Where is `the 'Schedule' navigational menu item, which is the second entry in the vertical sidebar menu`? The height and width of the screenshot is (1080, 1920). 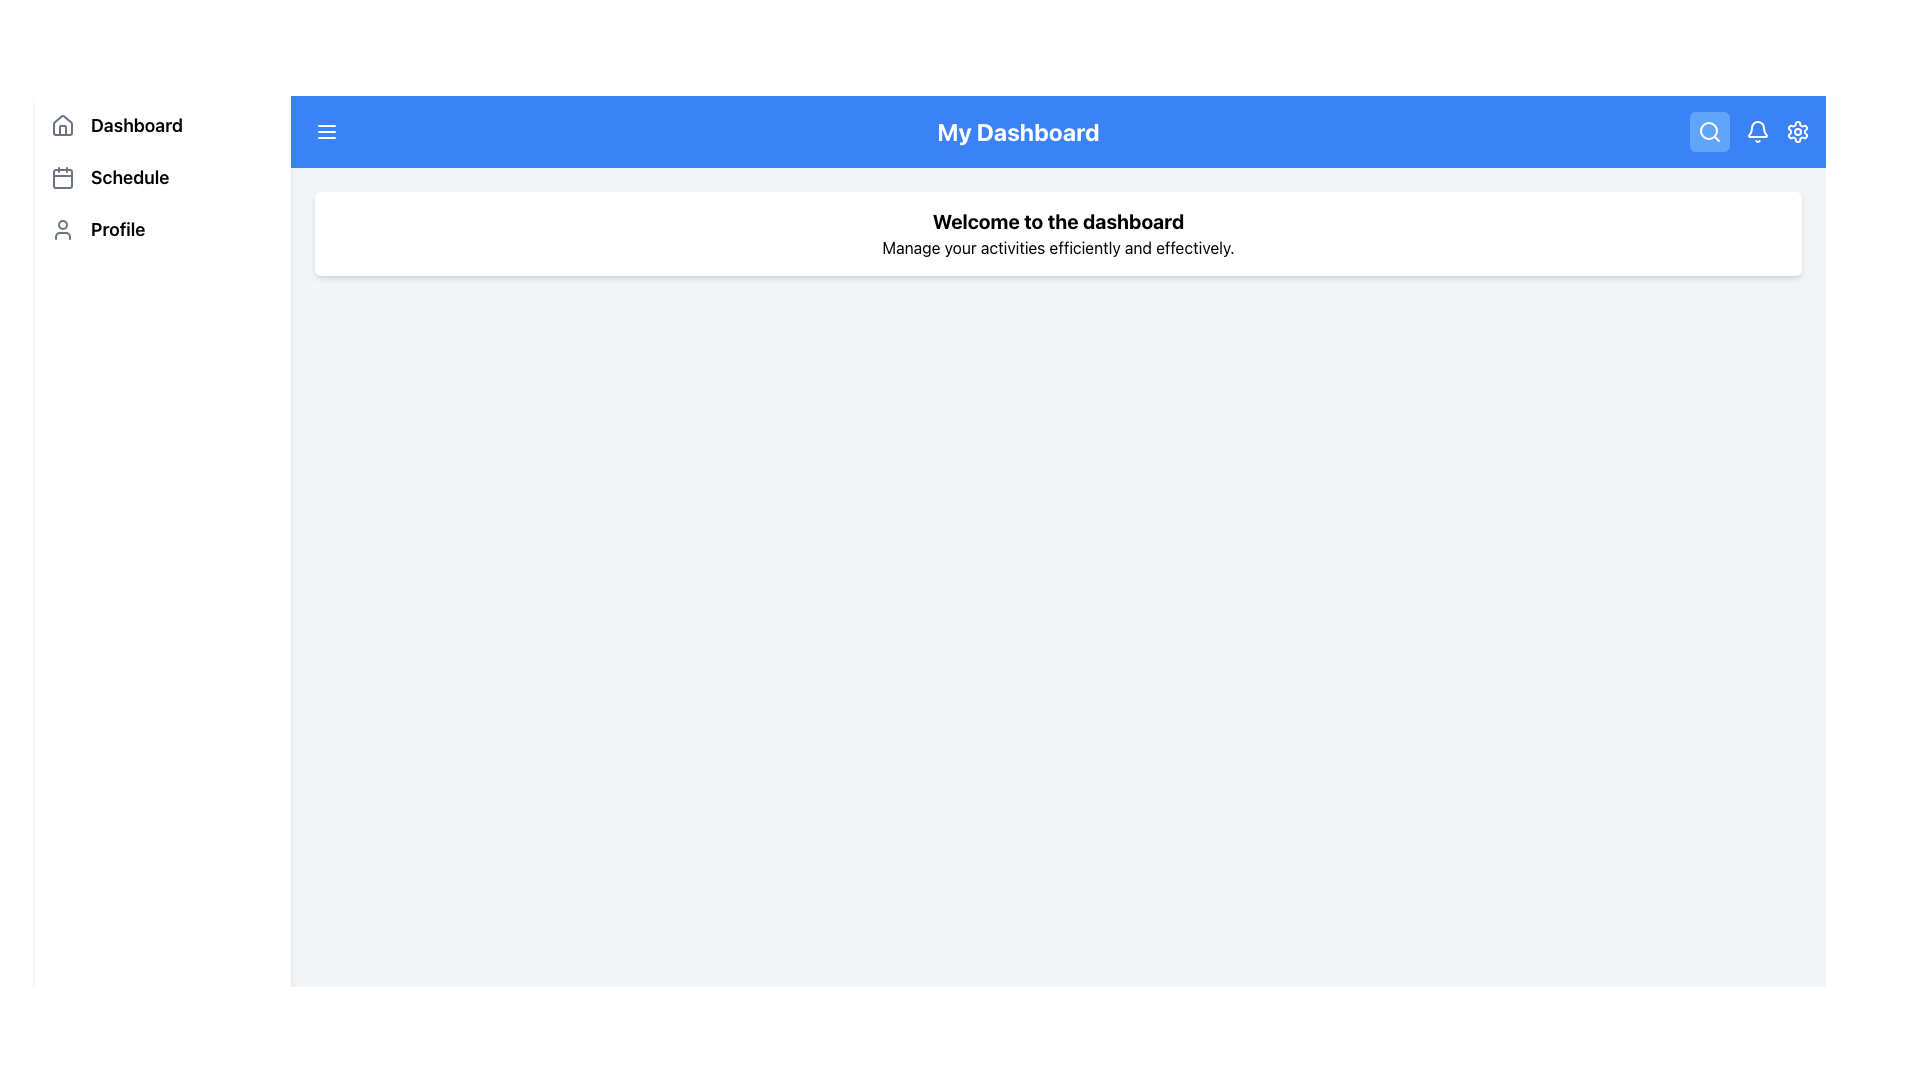
the 'Schedule' navigational menu item, which is the second entry in the vertical sidebar menu is located at coordinates (163, 176).